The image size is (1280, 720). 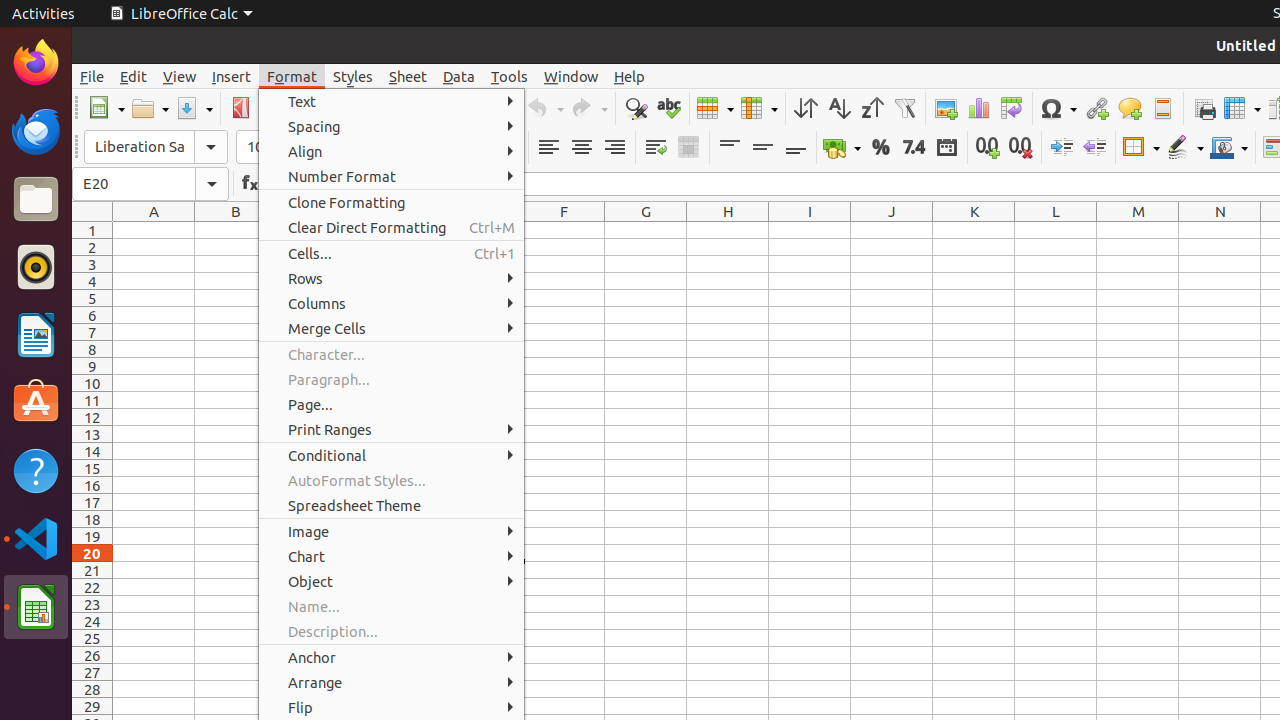 I want to click on 'Page...', so click(x=391, y=404).